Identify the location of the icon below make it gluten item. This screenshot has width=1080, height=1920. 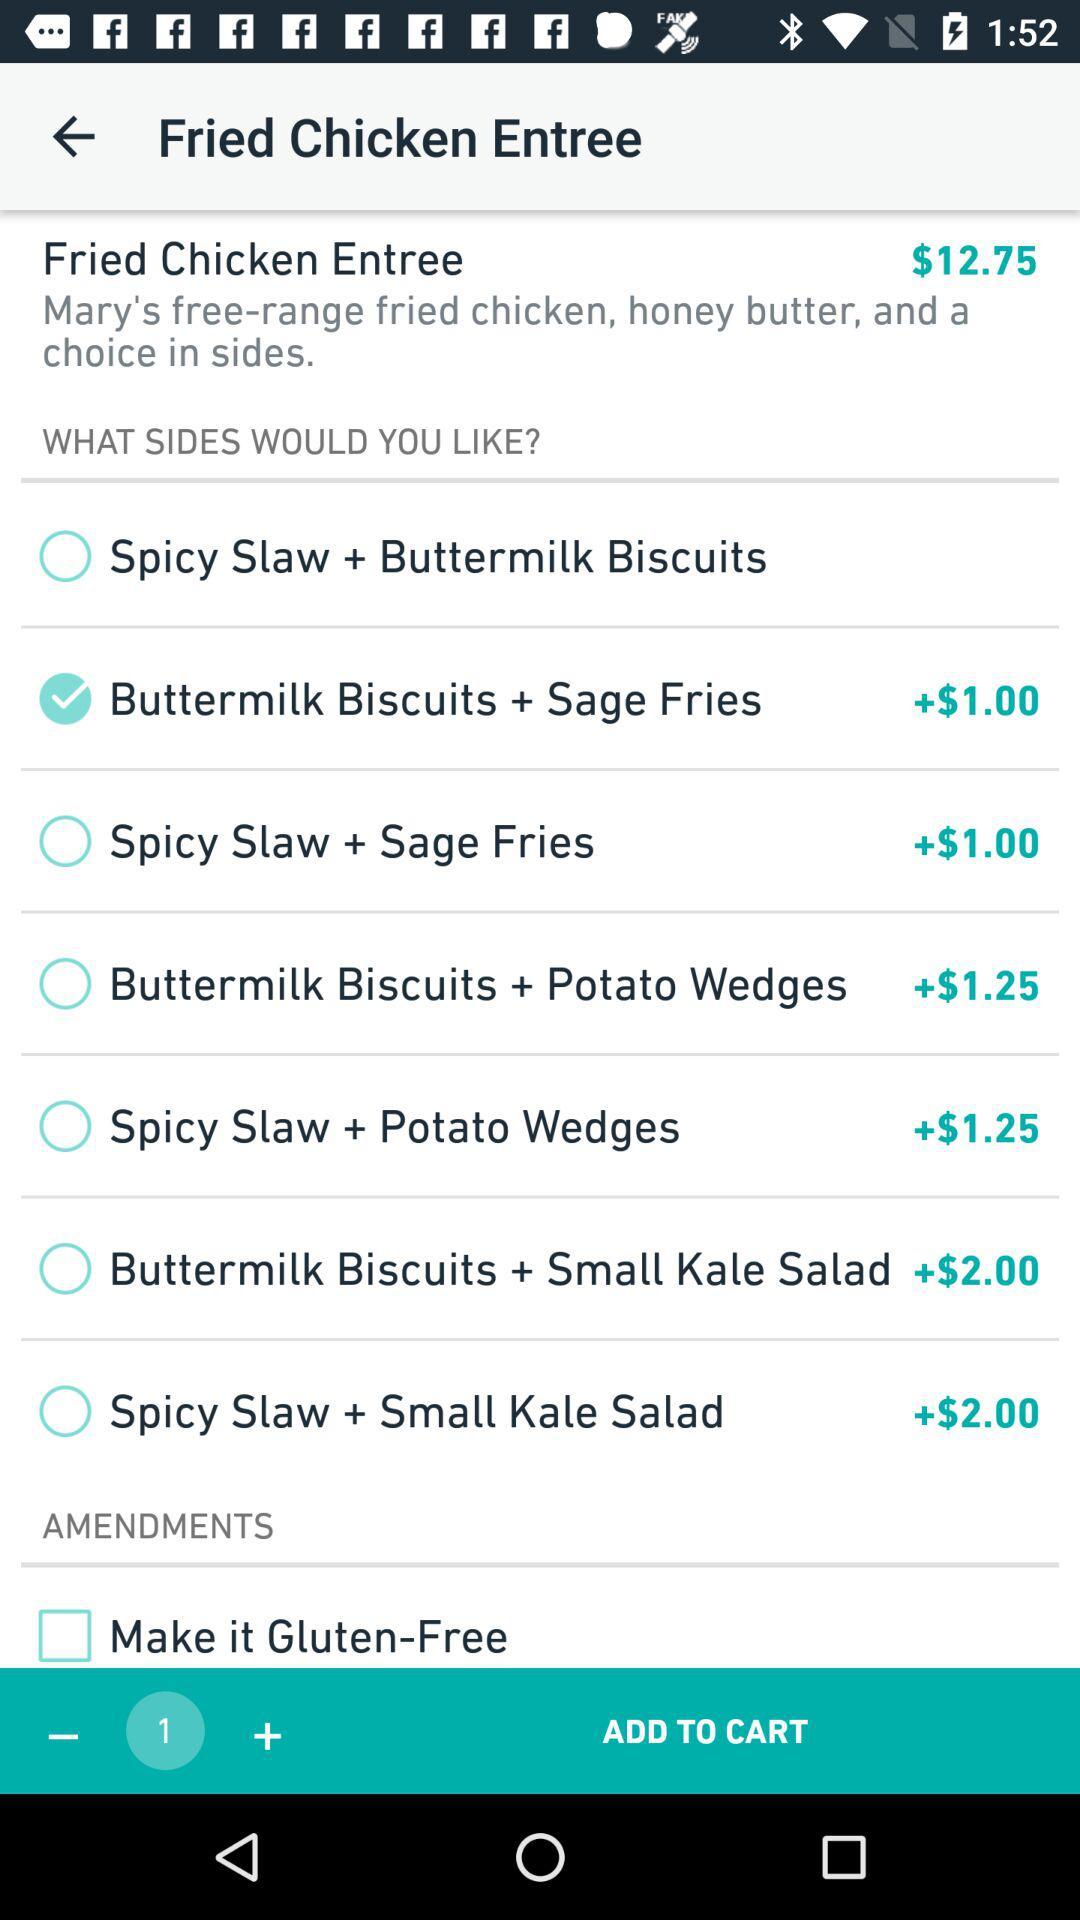
(266, 1730).